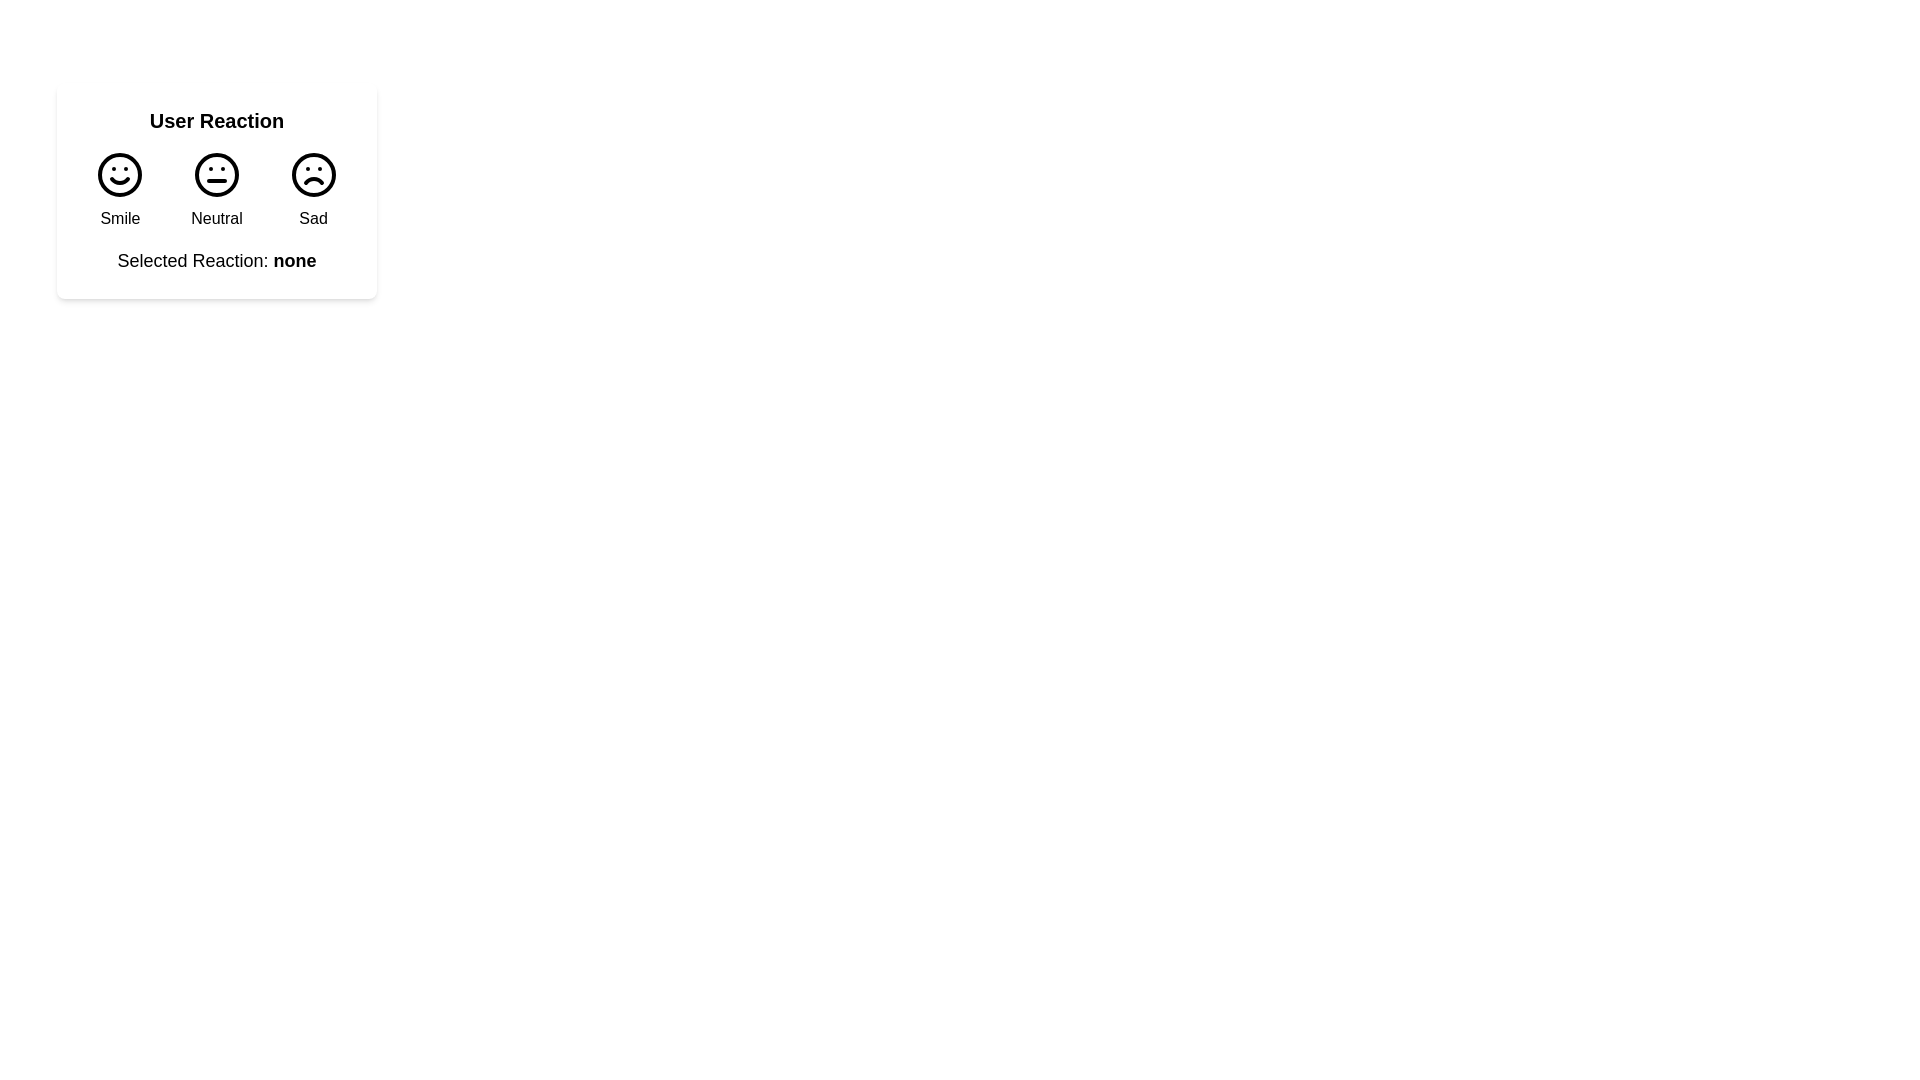  Describe the element at coordinates (216, 219) in the screenshot. I see `the text label displaying 'Neutral', which is located centrally under the neutral face icon in a row of three labels` at that location.